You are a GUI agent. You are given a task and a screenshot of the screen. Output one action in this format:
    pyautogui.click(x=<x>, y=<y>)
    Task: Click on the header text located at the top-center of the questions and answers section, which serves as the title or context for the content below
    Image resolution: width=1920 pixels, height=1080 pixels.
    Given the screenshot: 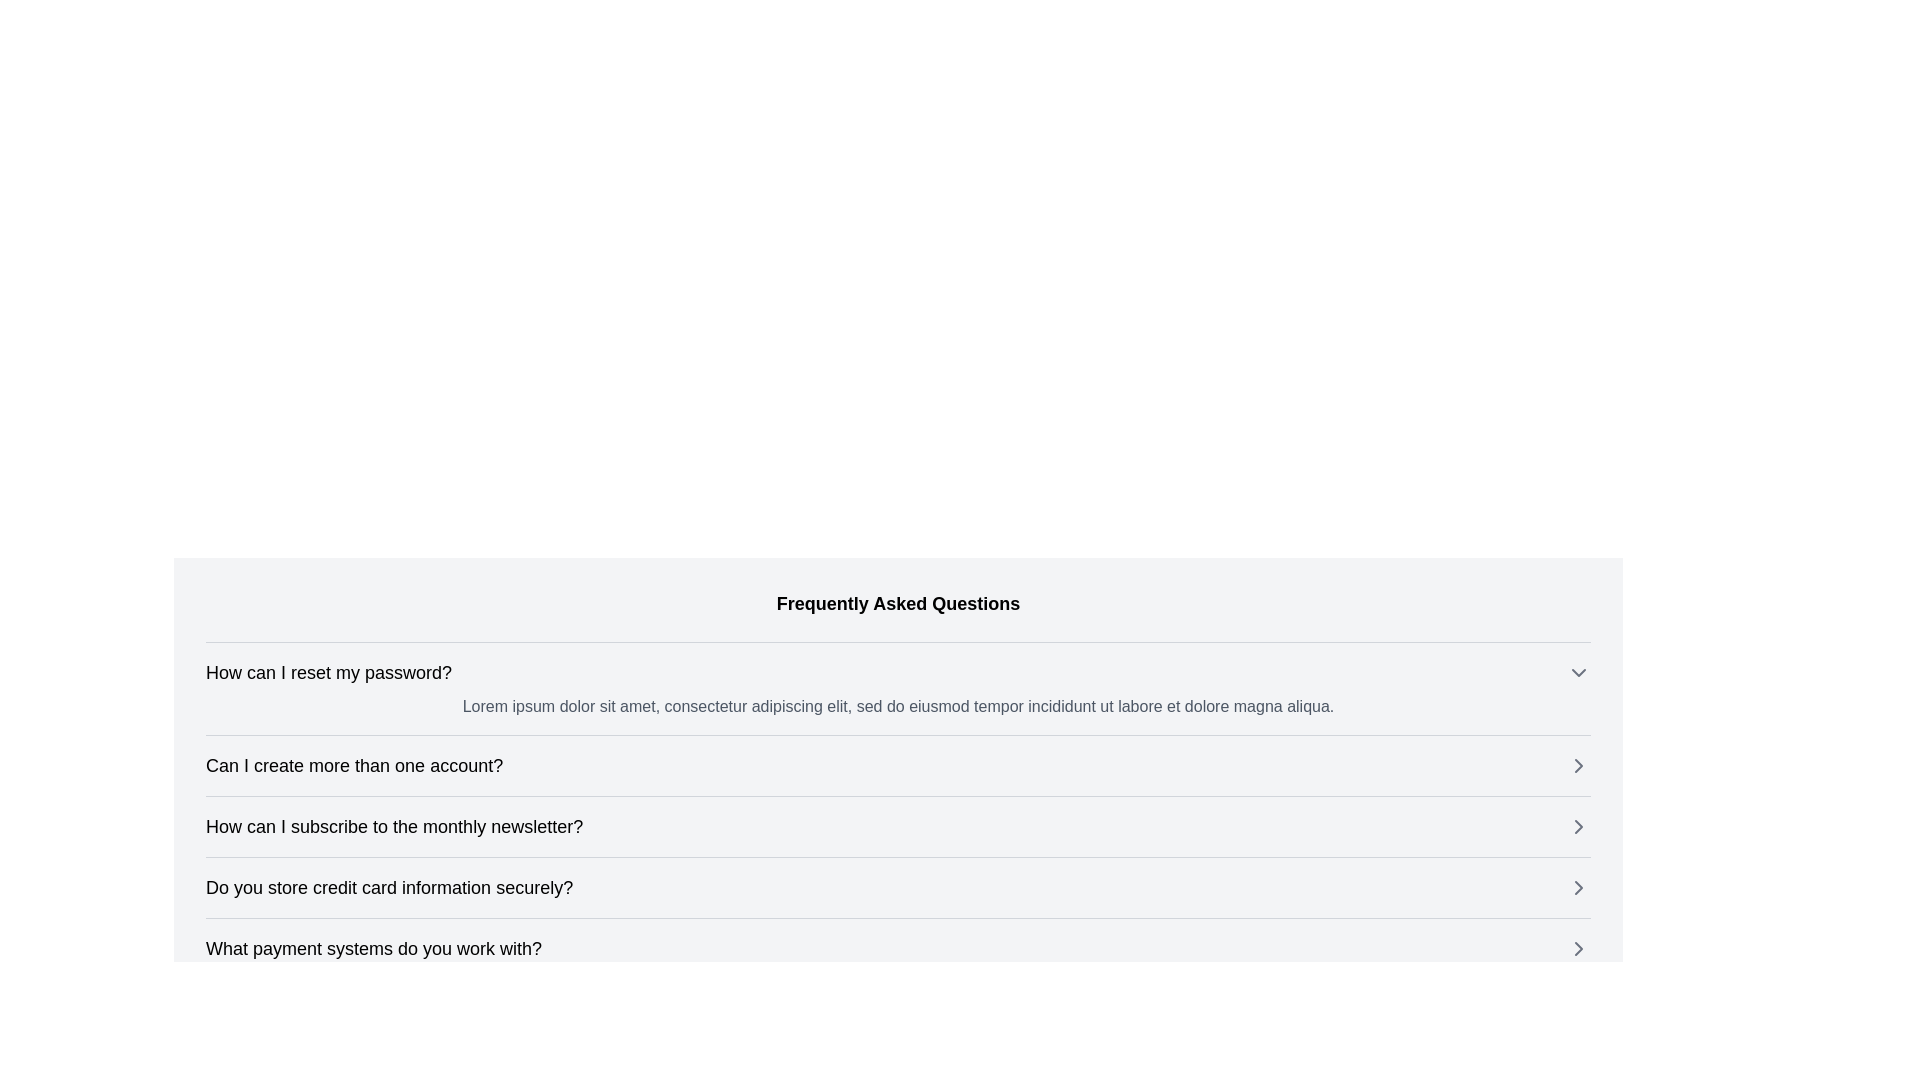 What is the action you would take?
    pyautogui.click(x=897, y=603)
    